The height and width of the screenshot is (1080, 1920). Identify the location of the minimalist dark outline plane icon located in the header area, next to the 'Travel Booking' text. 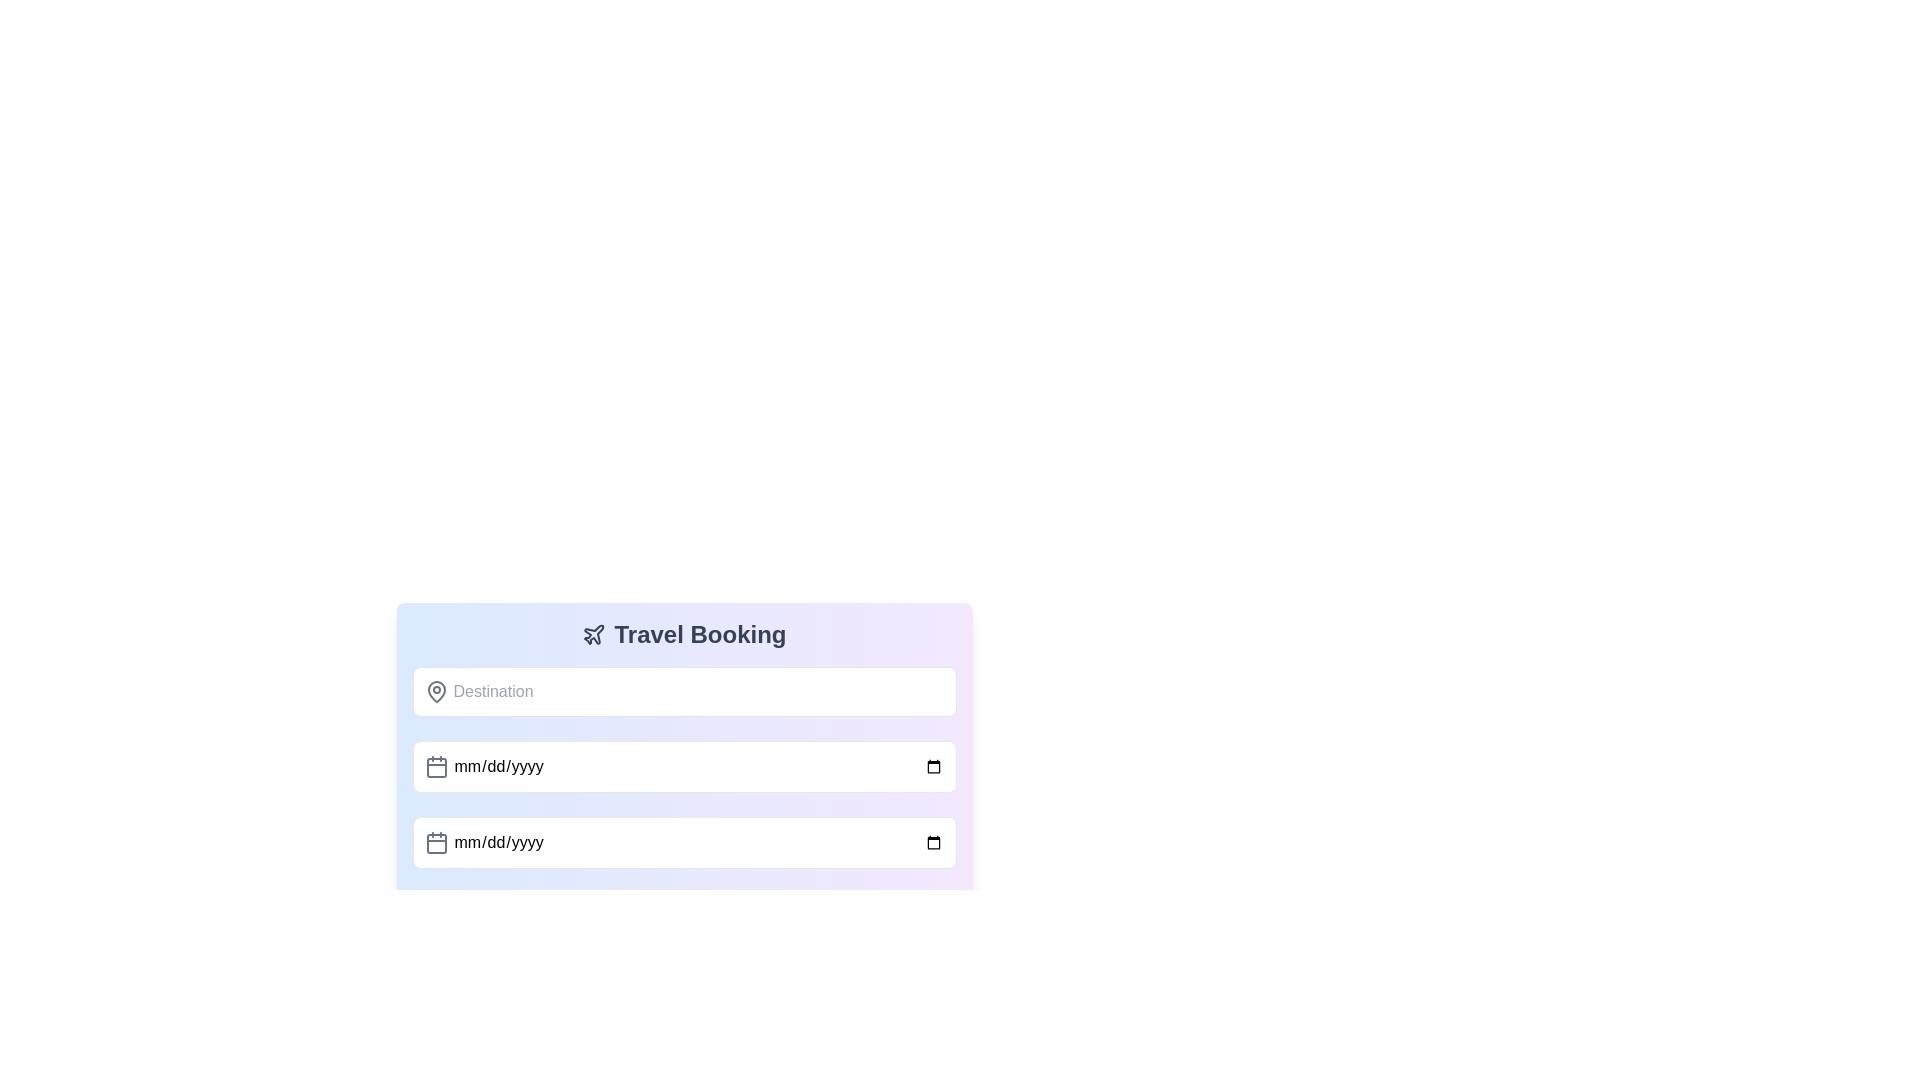
(593, 634).